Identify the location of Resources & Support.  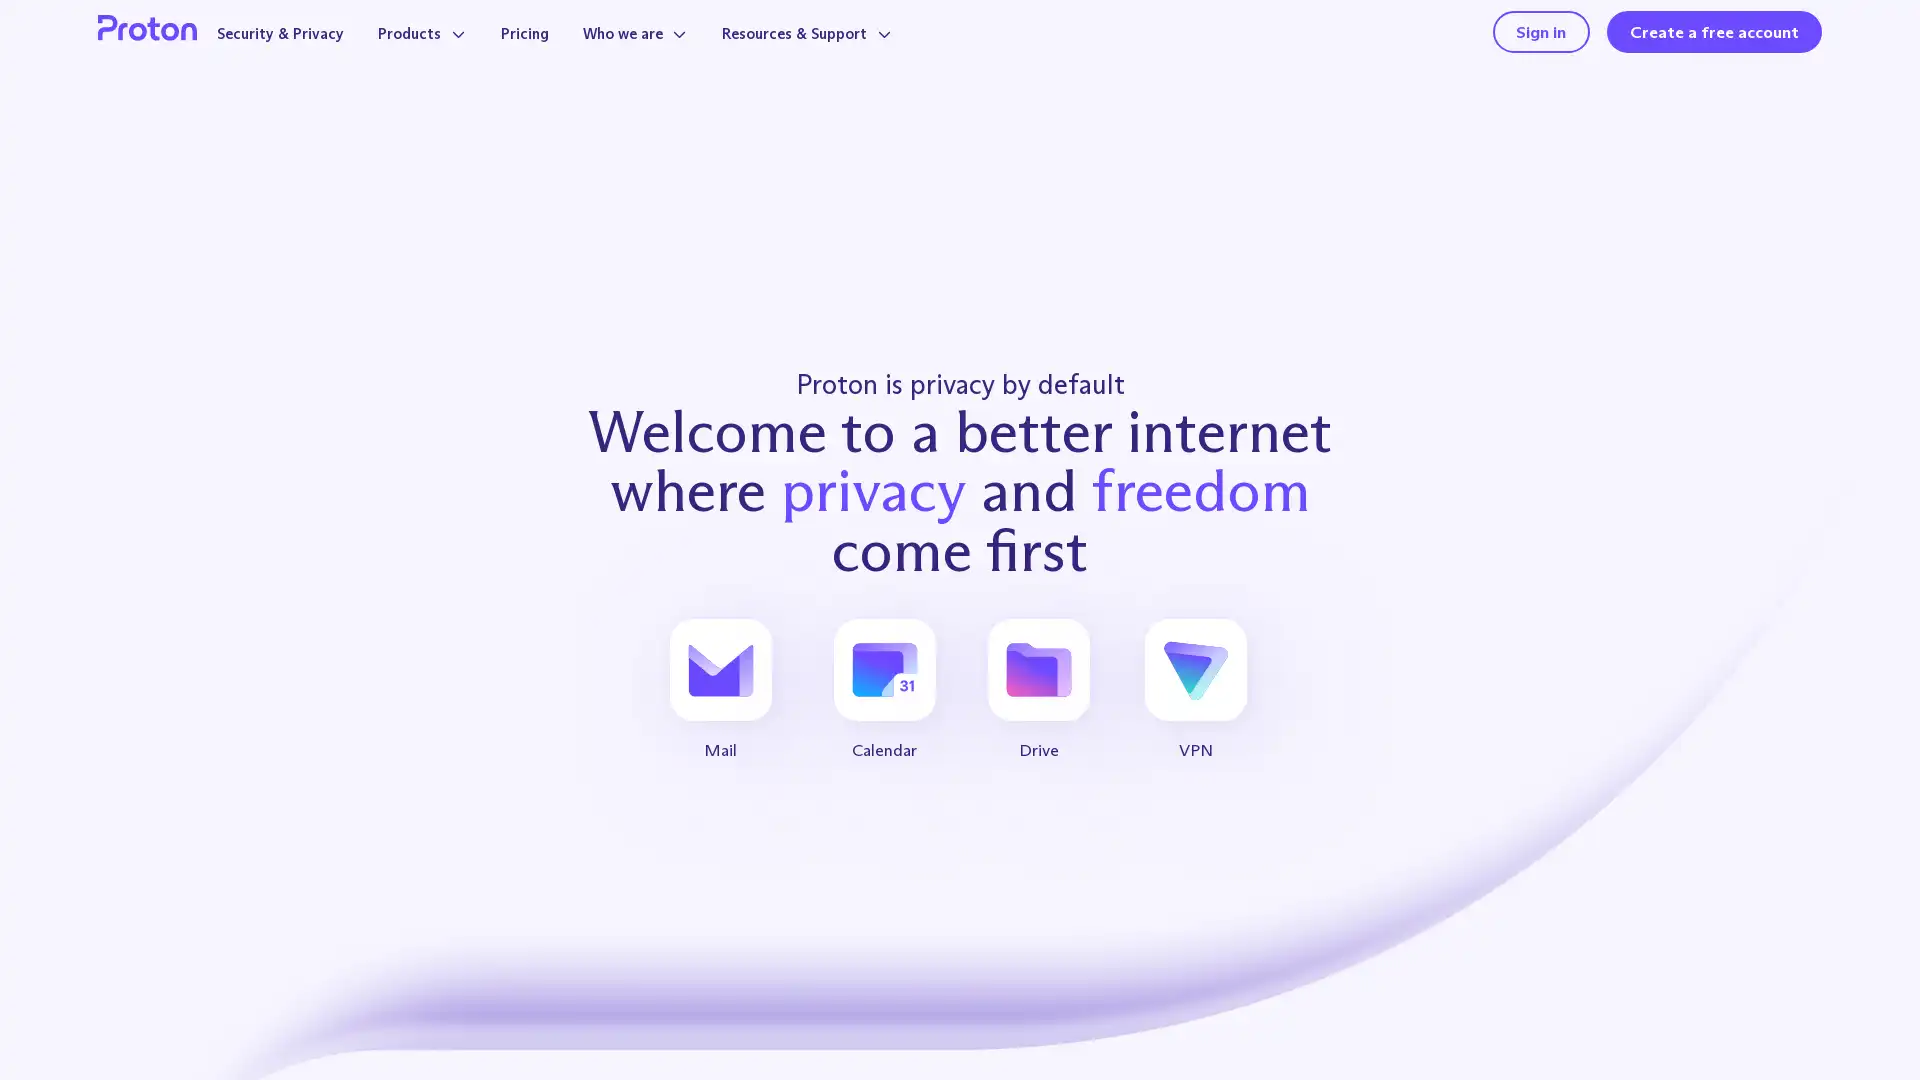
(864, 51).